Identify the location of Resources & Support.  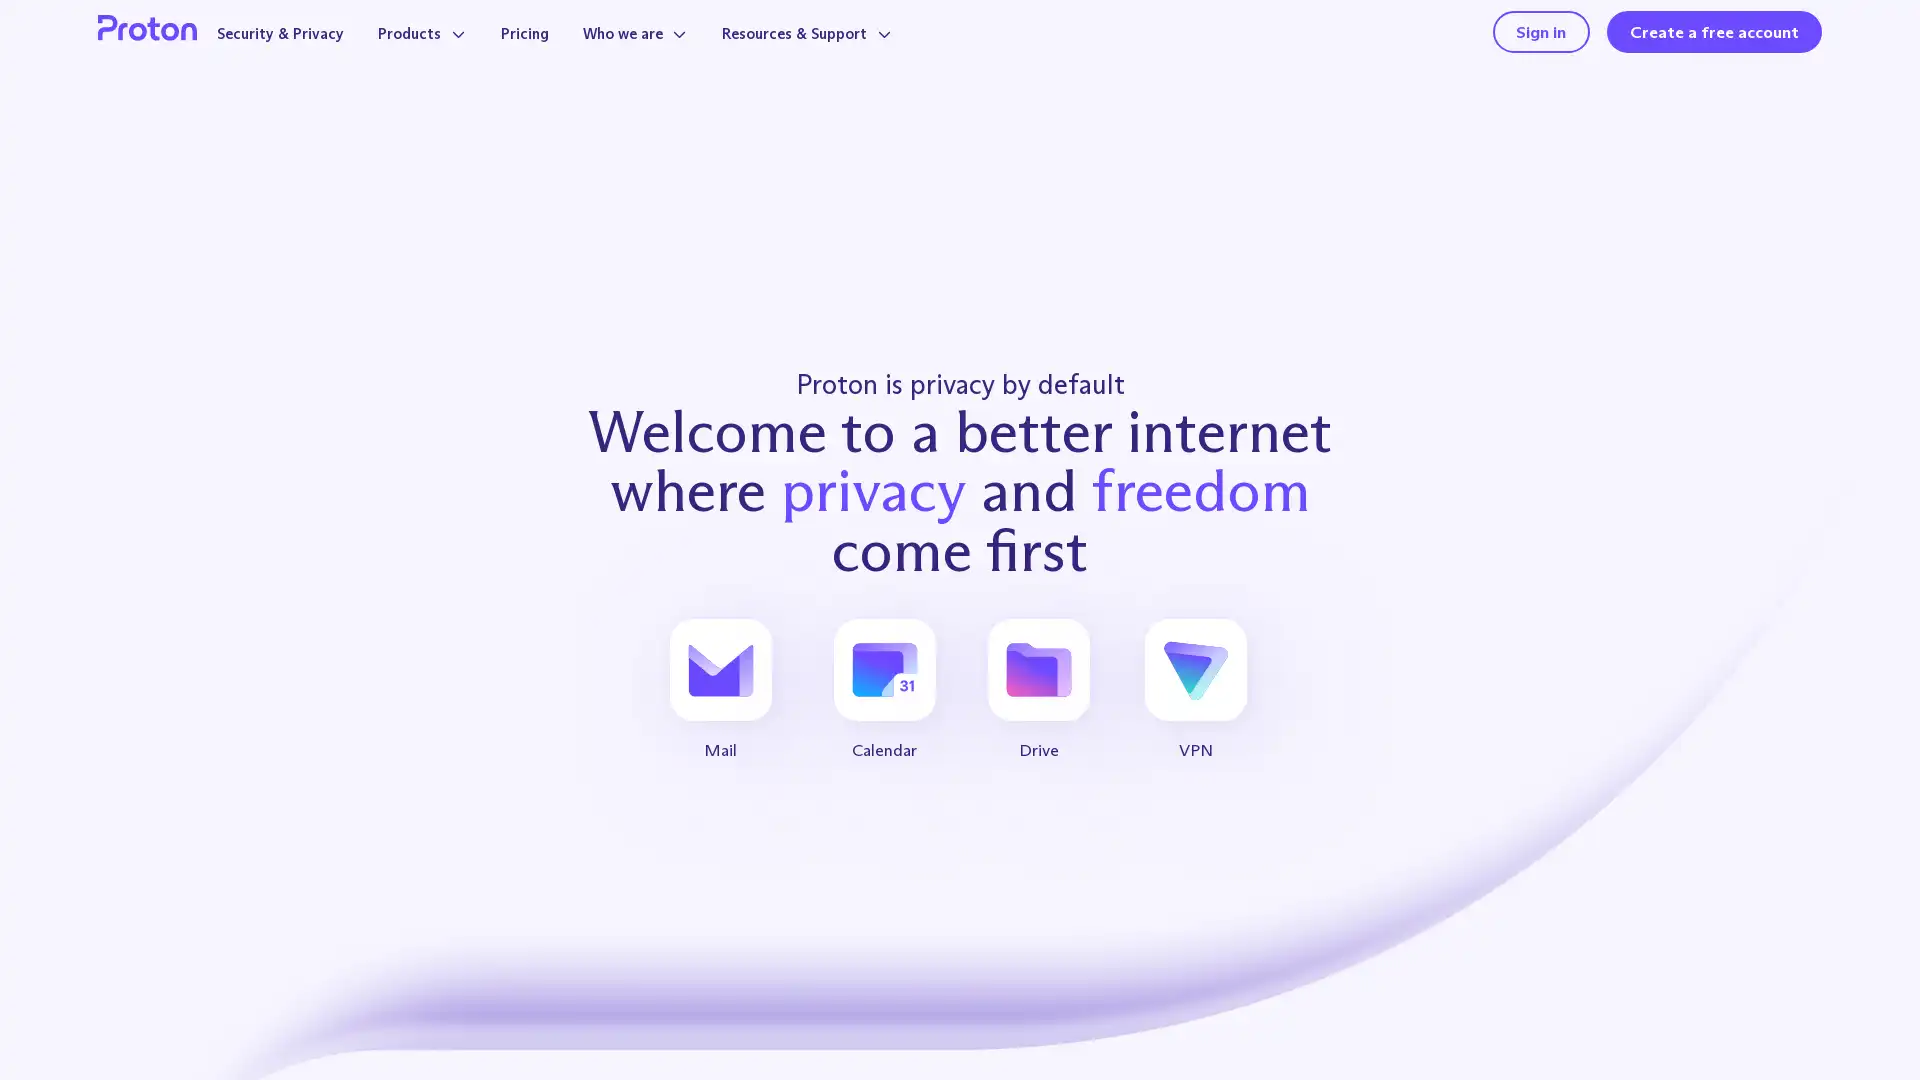
(864, 51).